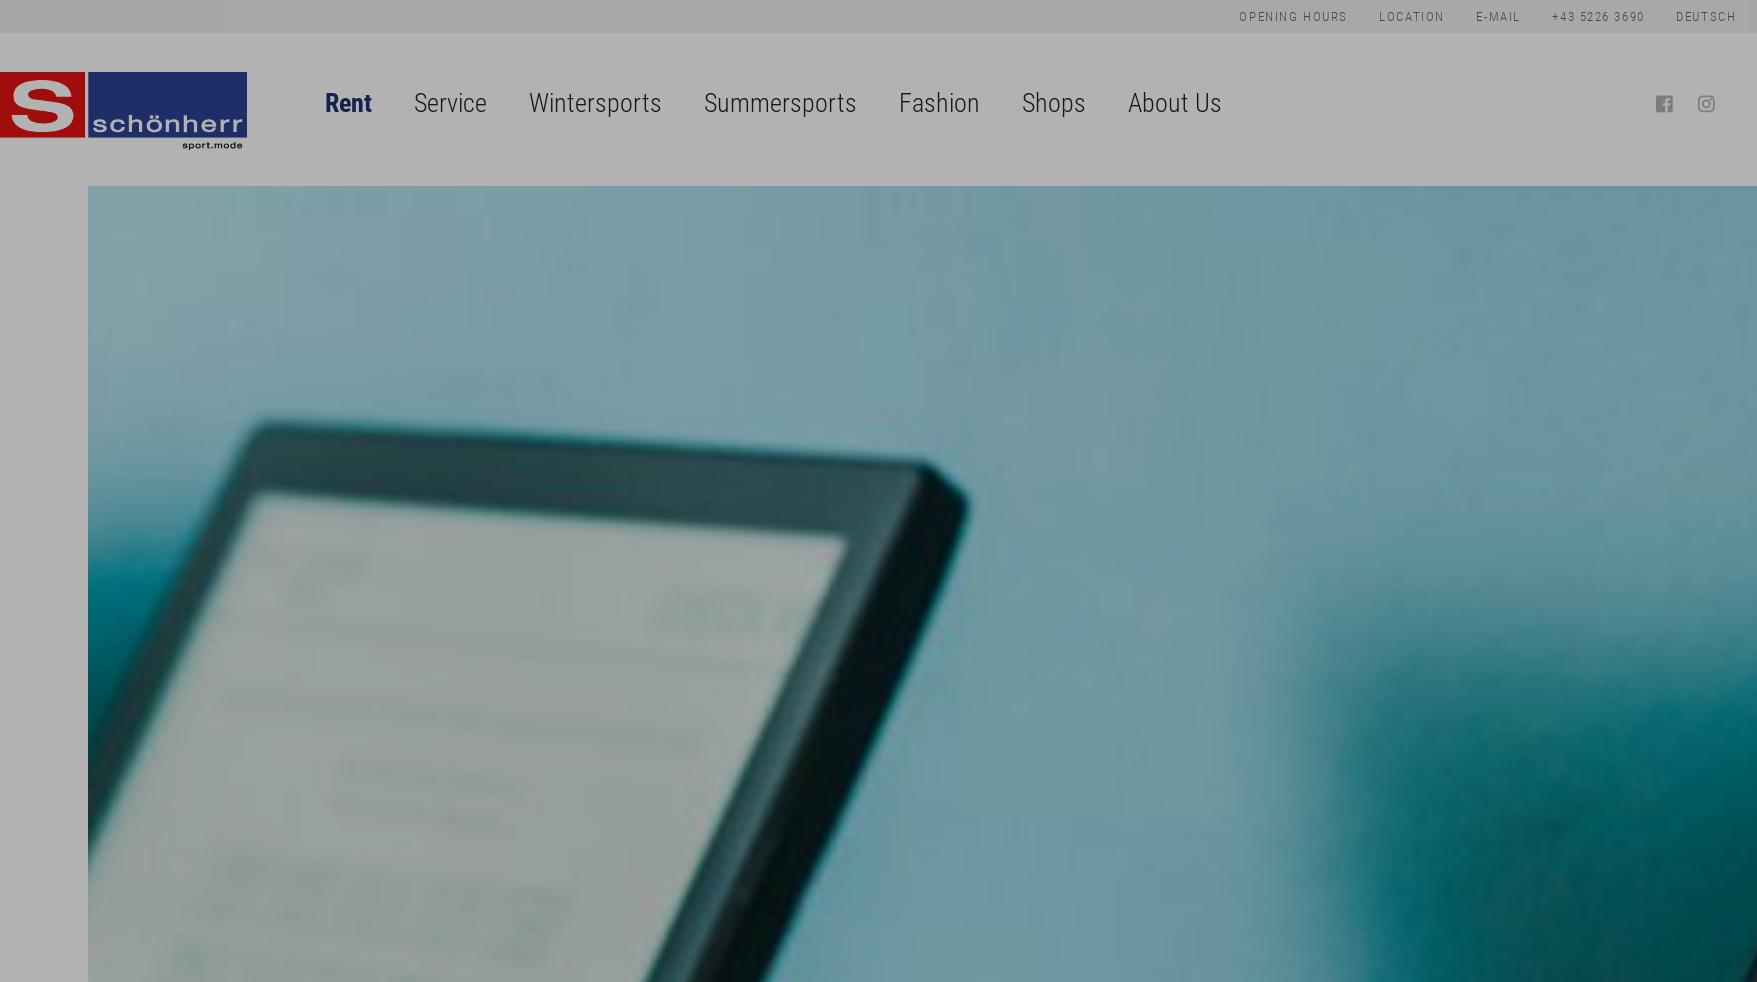 This screenshot has width=1757, height=982. Describe the element at coordinates (1174, 235) in the screenshot. I see `'Team'` at that location.